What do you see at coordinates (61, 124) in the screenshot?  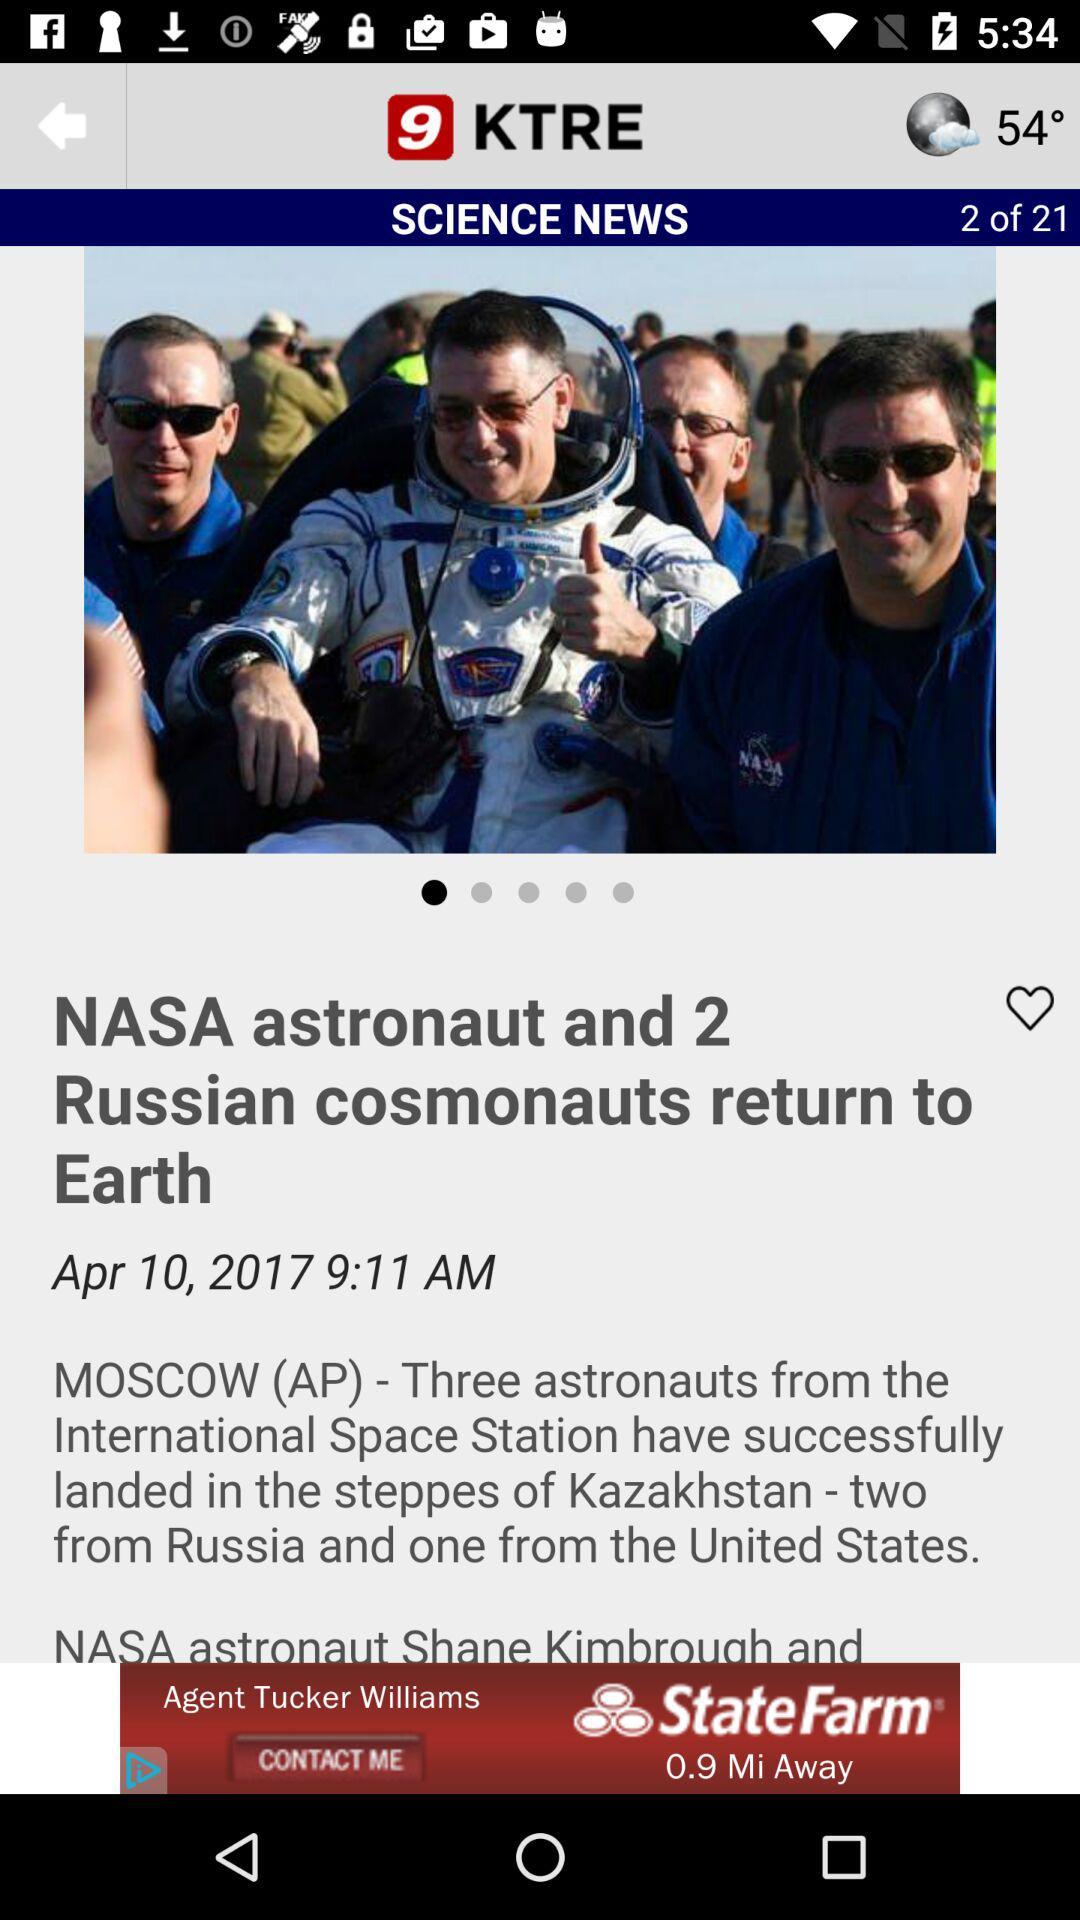 I see `the arrow_backward icon` at bounding box center [61, 124].